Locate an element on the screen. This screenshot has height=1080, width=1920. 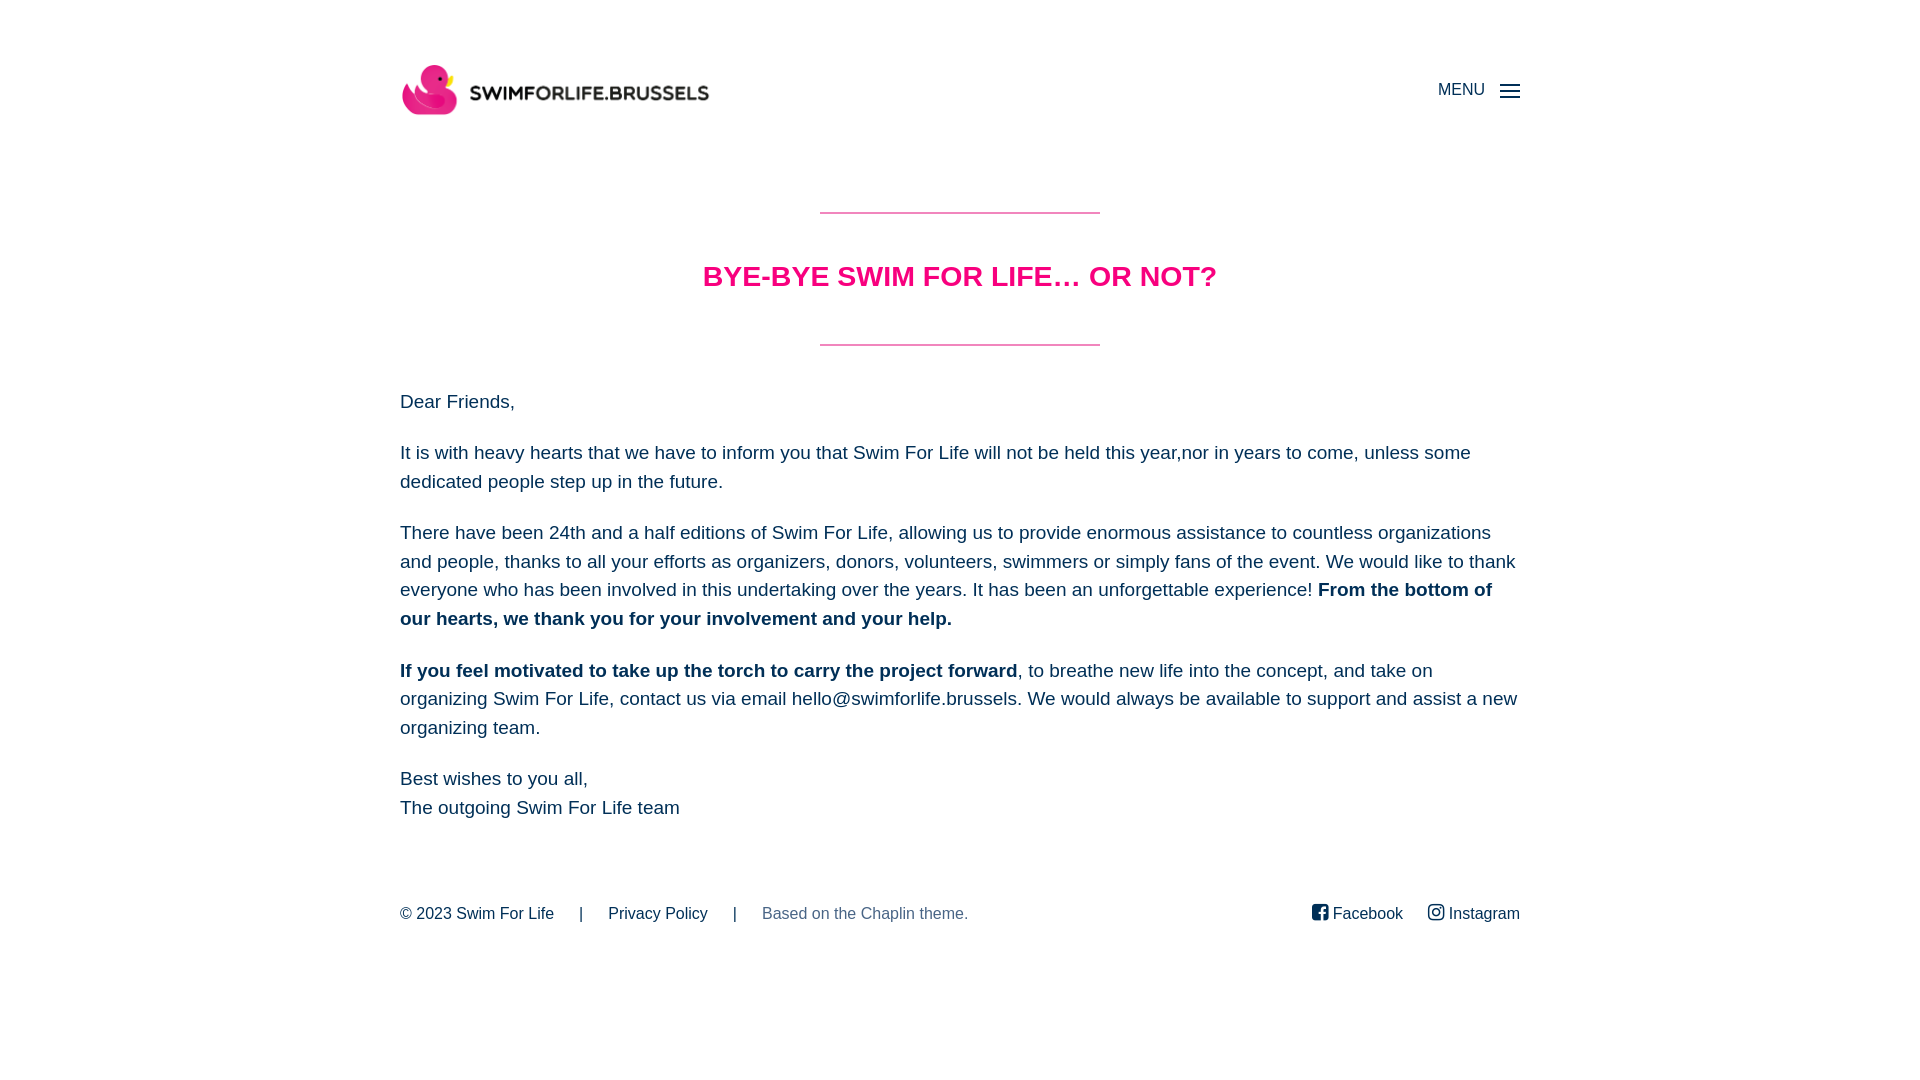
'Instagram' is located at coordinates (1427, 914).